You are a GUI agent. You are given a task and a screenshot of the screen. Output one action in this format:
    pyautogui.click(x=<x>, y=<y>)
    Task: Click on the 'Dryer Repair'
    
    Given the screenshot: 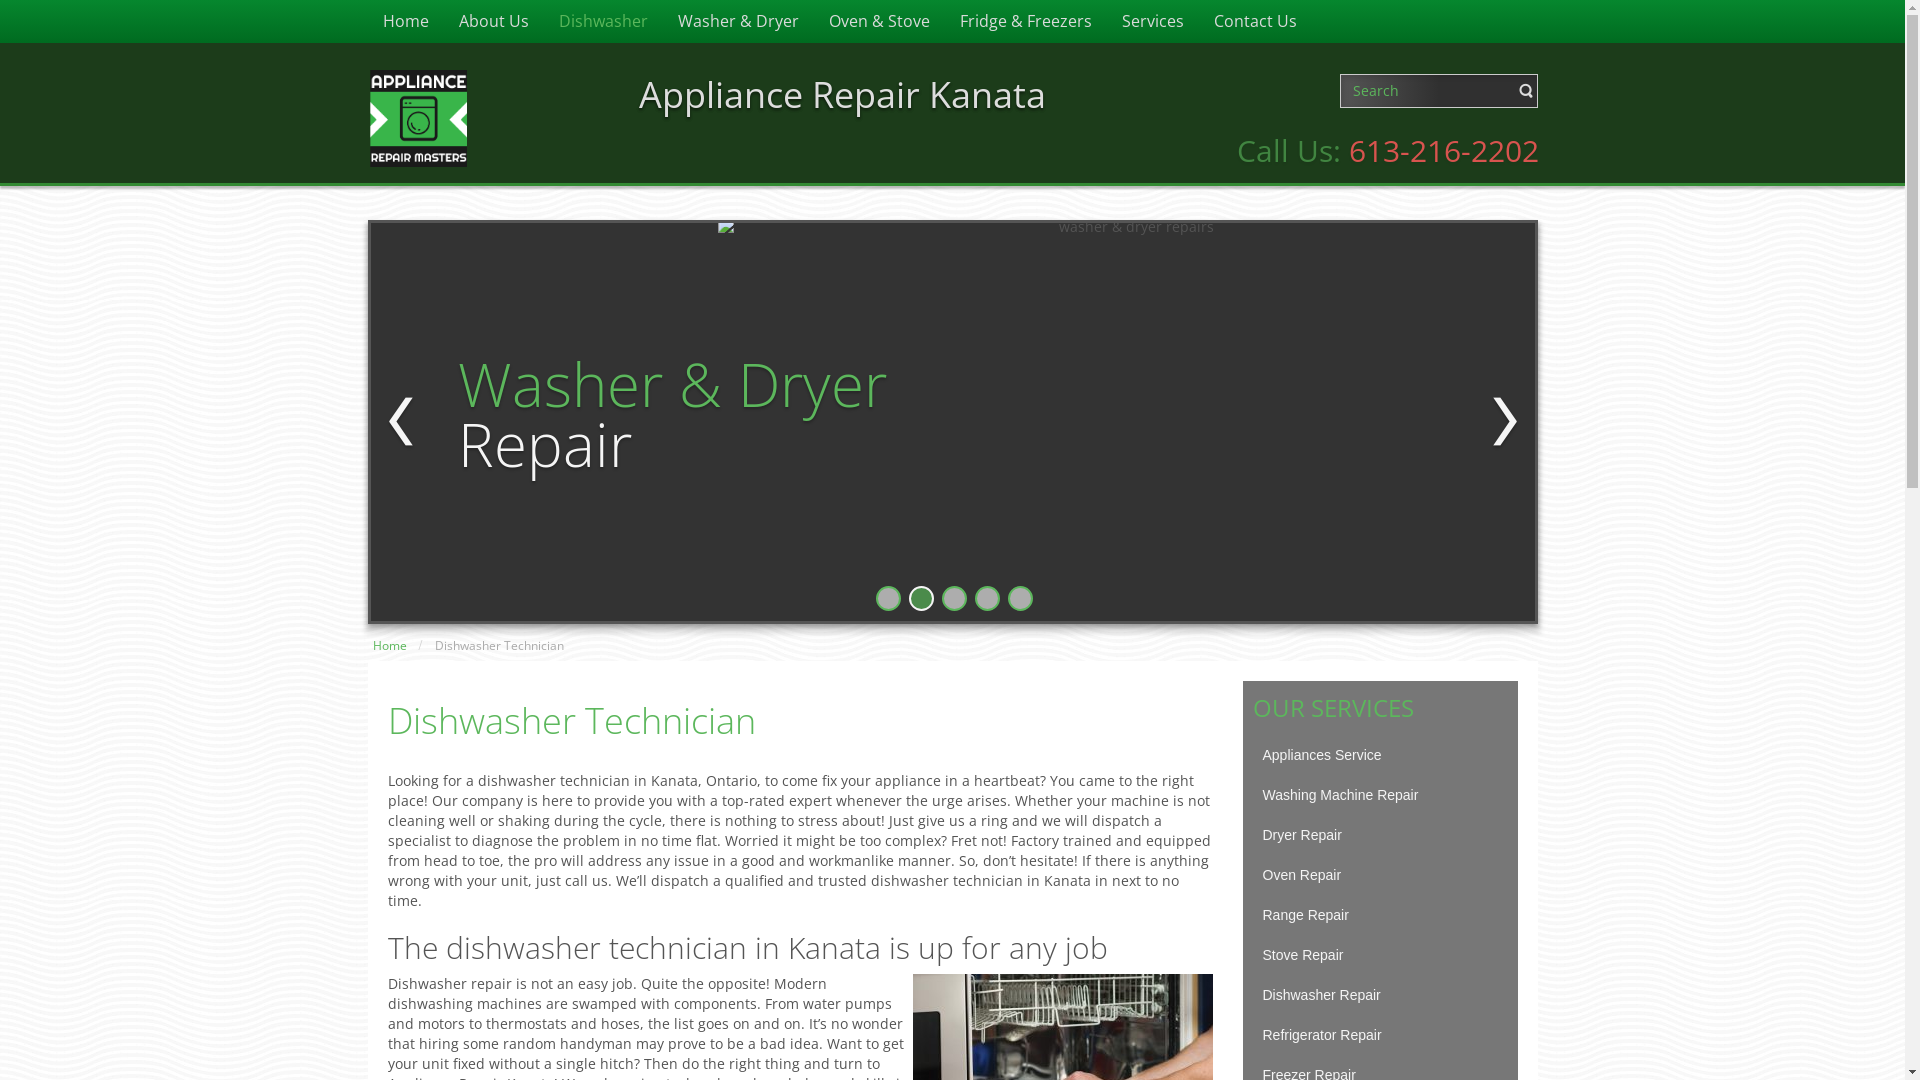 What is the action you would take?
    pyautogui.click(x=1378, y=834)
    